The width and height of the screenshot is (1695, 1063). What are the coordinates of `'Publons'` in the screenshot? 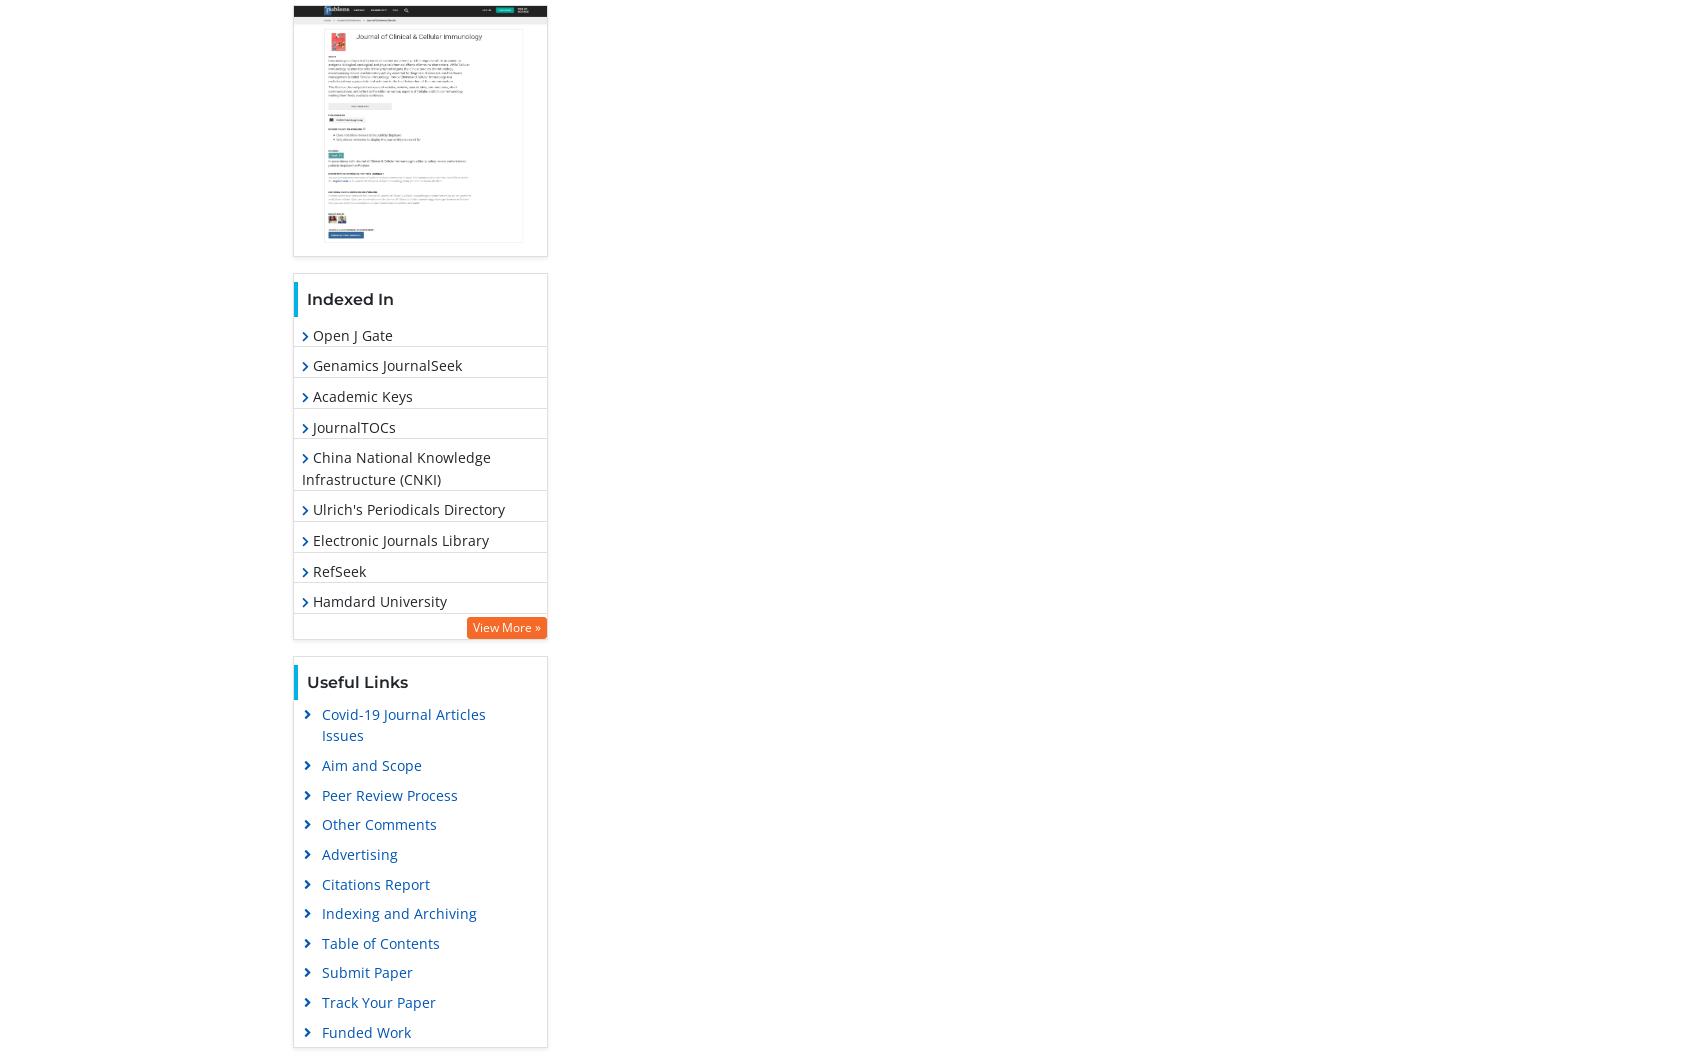 It's located at (335, 753).